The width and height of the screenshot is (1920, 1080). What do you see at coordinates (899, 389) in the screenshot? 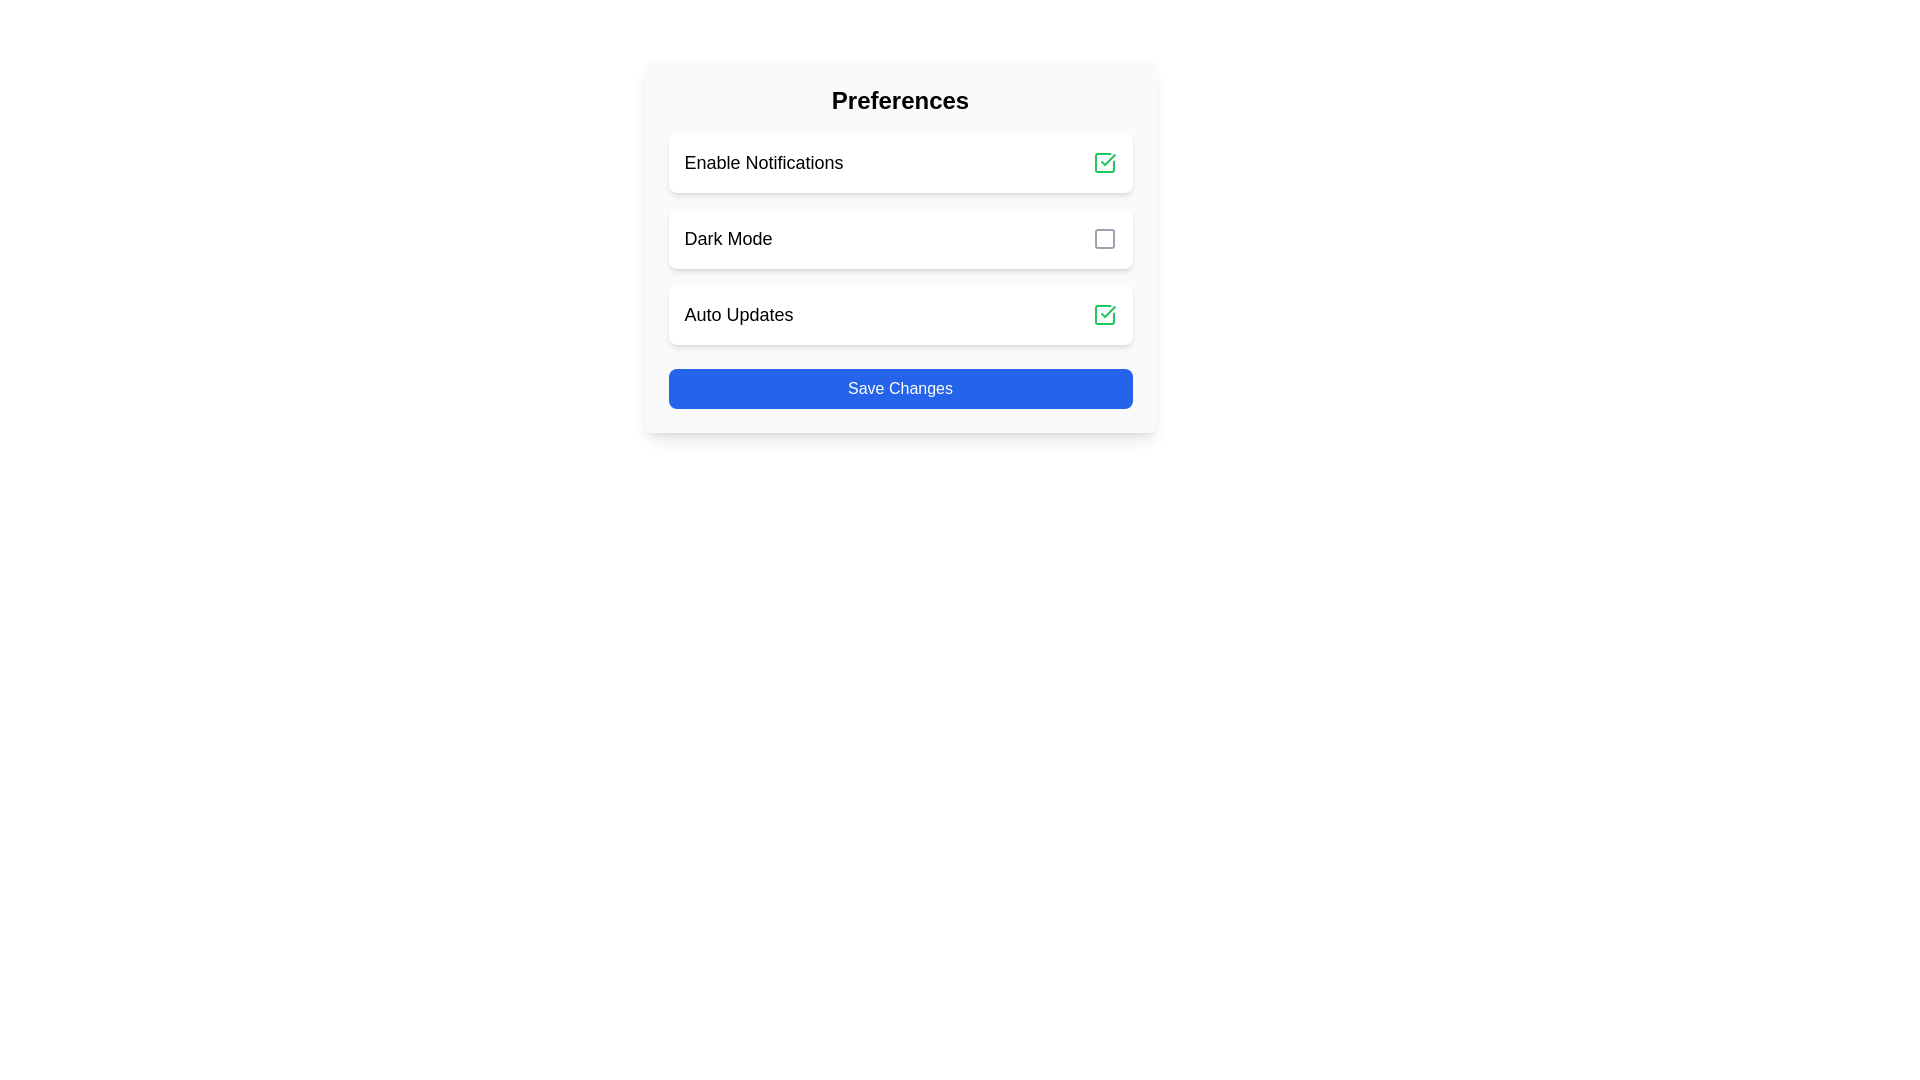
I see `the save button located at the bottom of the preferences card to trigger the hover effect` at bounding box center [899, 389].